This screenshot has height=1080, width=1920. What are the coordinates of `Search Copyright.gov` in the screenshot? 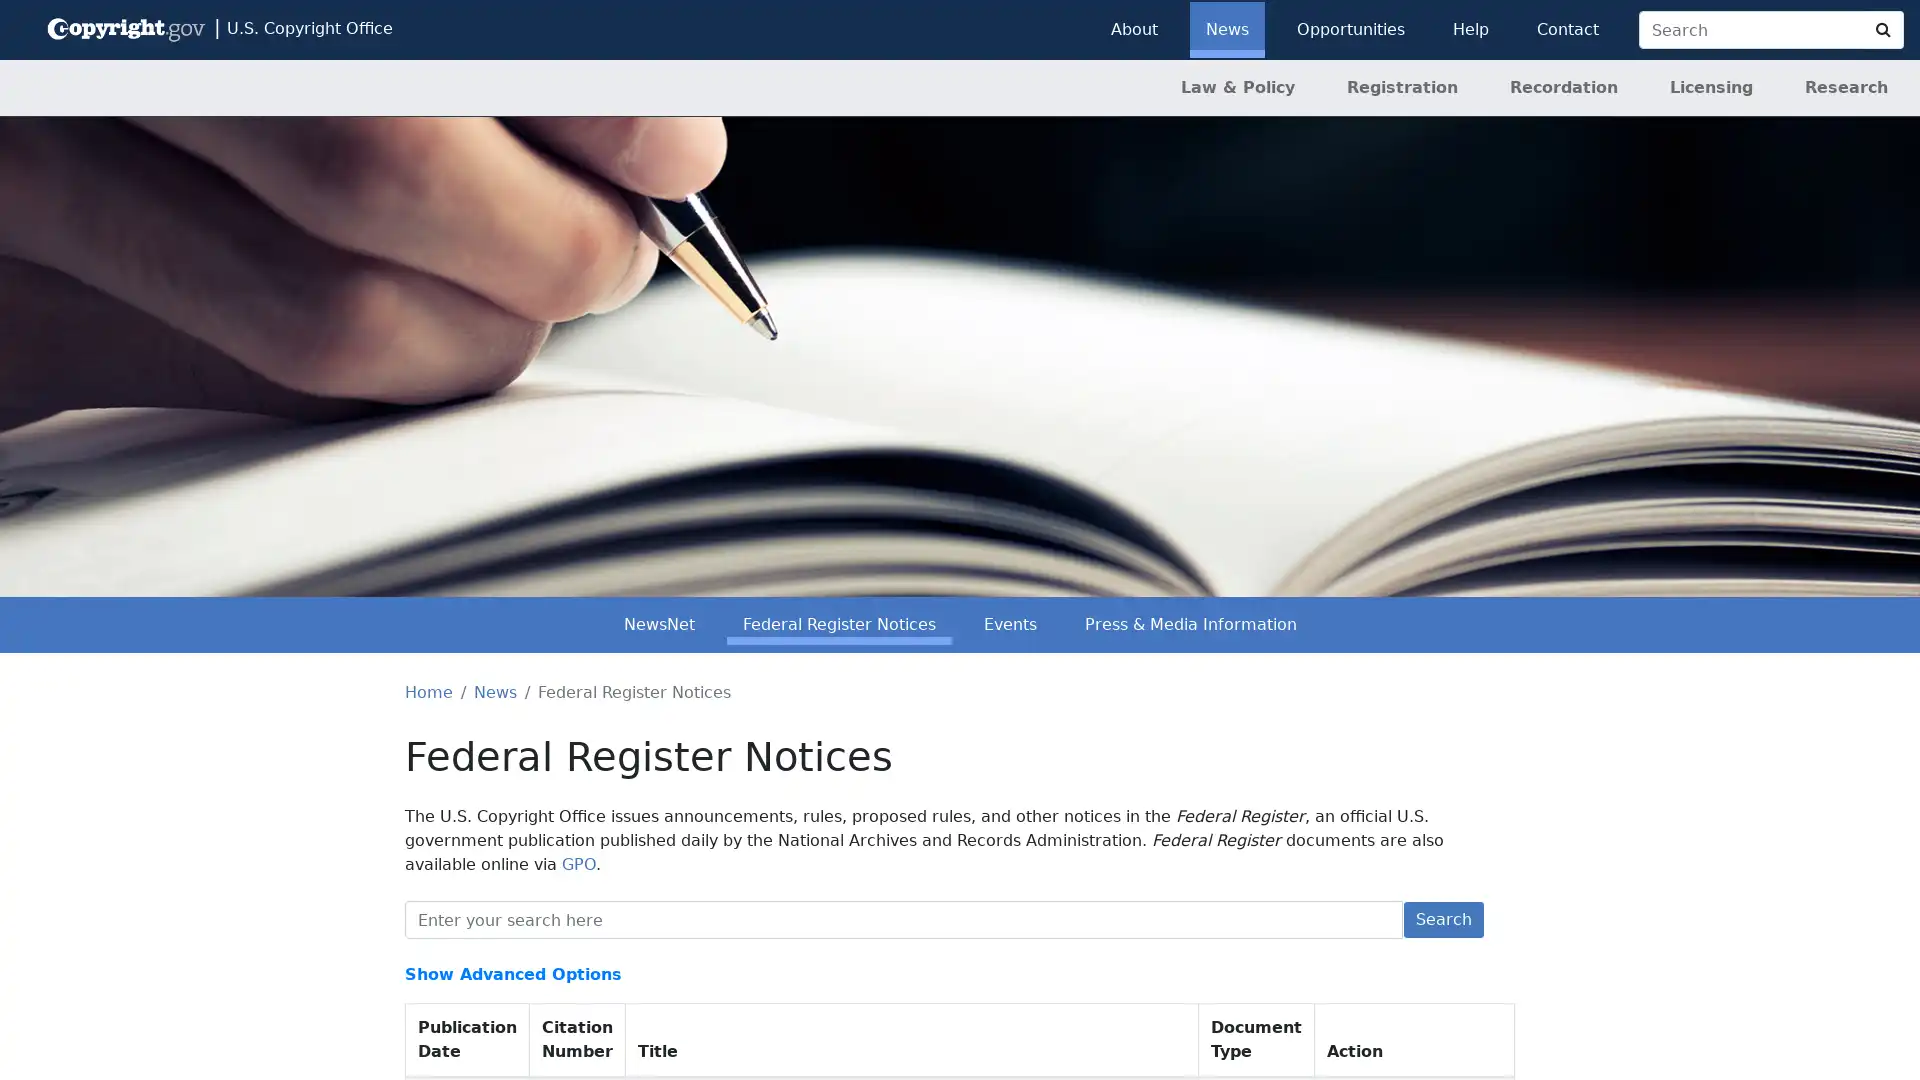 It's located at (1882, 30).